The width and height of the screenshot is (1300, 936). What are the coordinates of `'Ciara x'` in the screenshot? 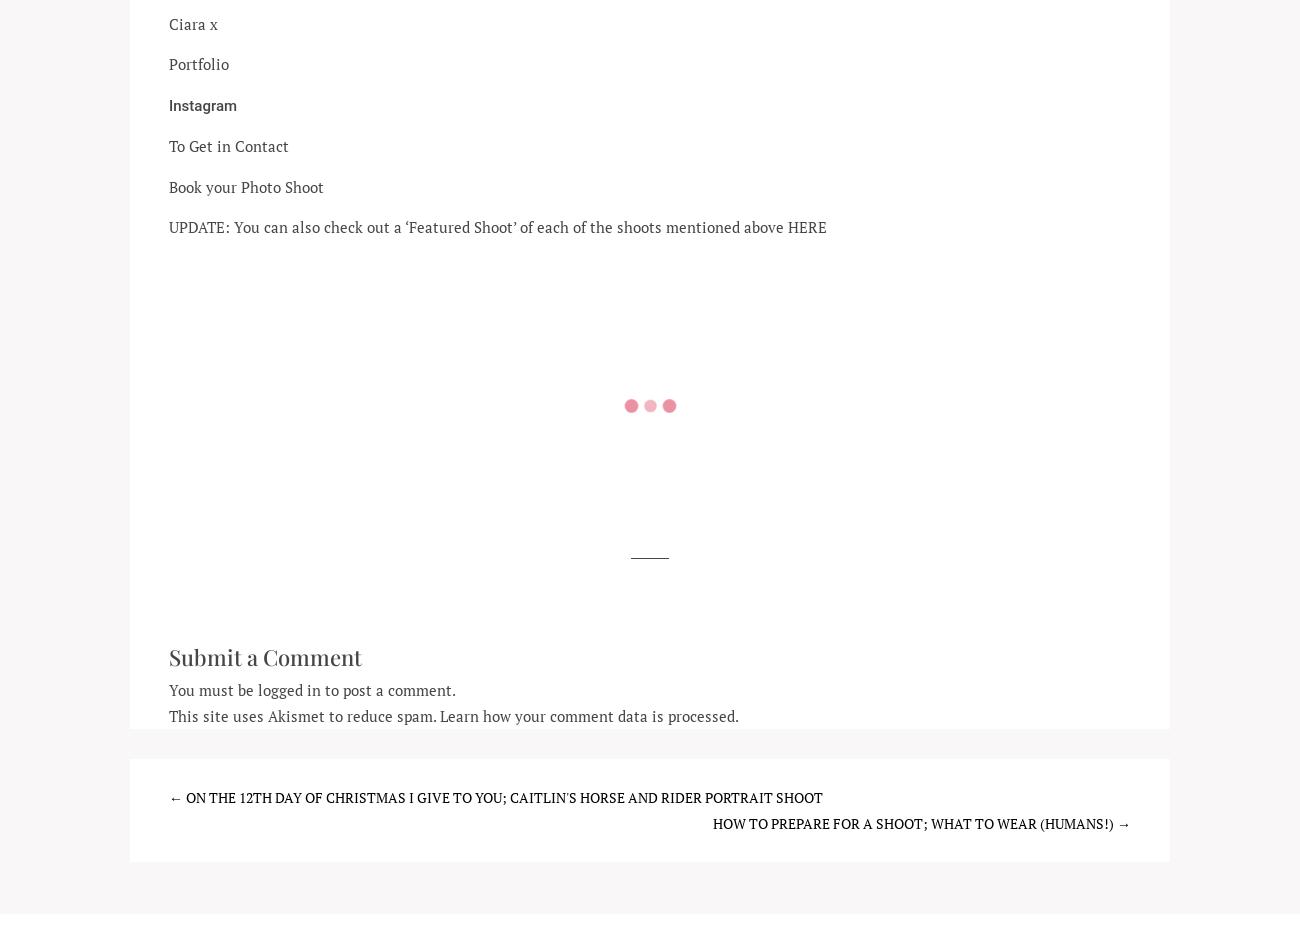 It's located at (193, 22).